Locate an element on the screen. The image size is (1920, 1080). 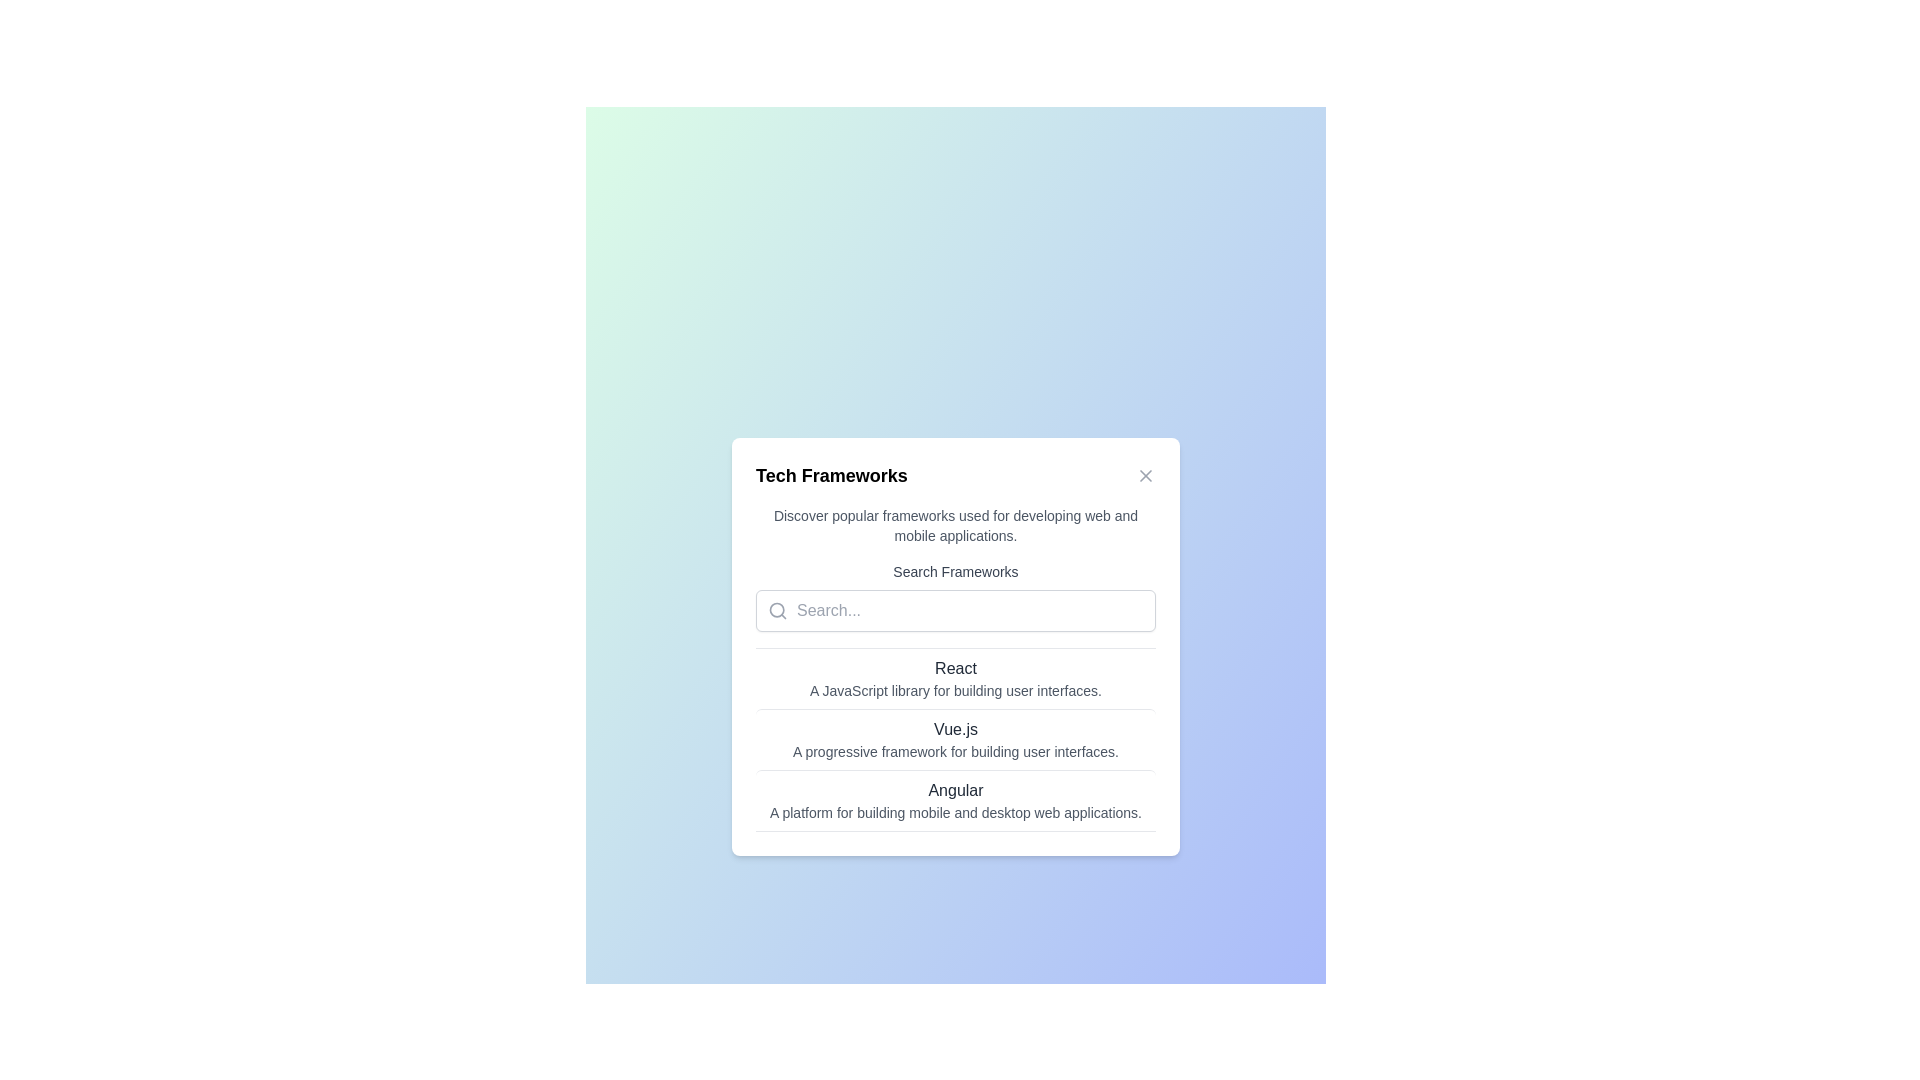
the text label 'React', which serves as a title for the accompanying descriptive text in the dialog box is located at coordinates (954, 668).